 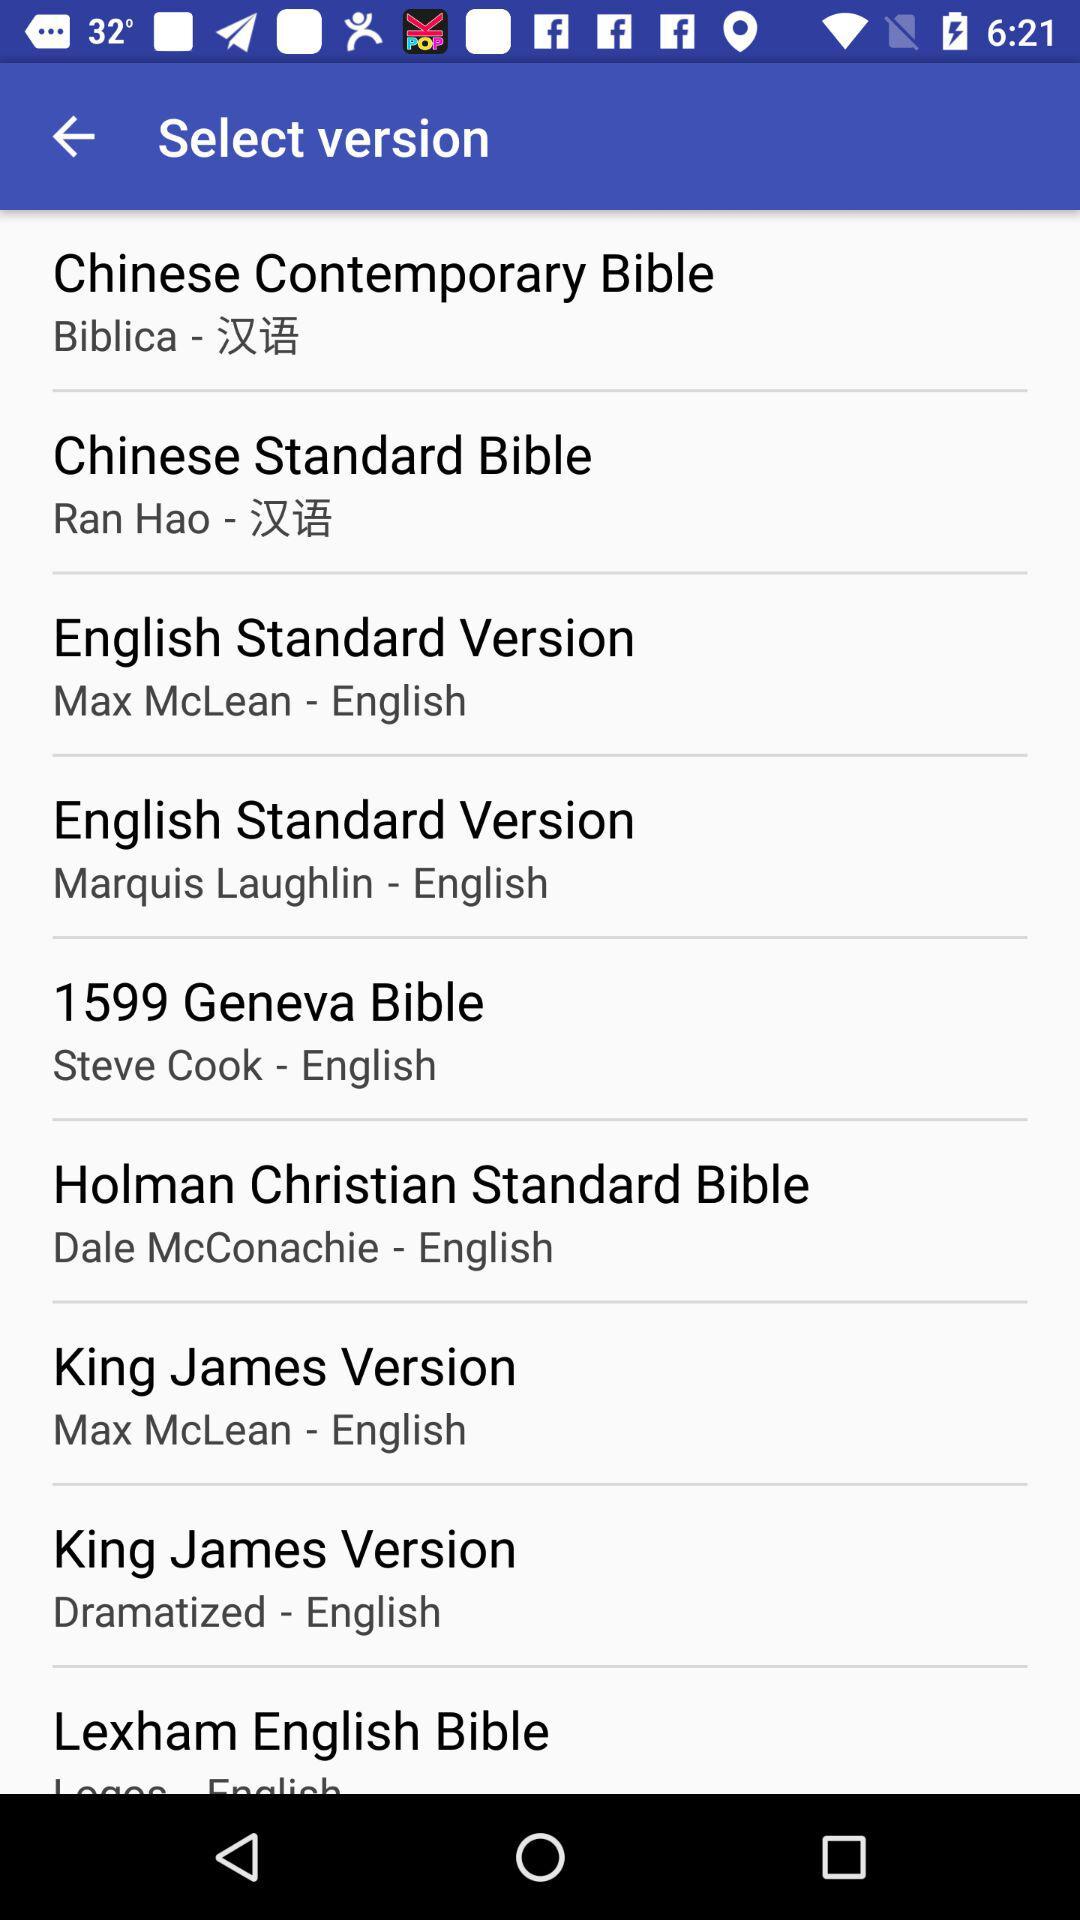 I want to click on icon above english standard version, so click(x=290, y=516).